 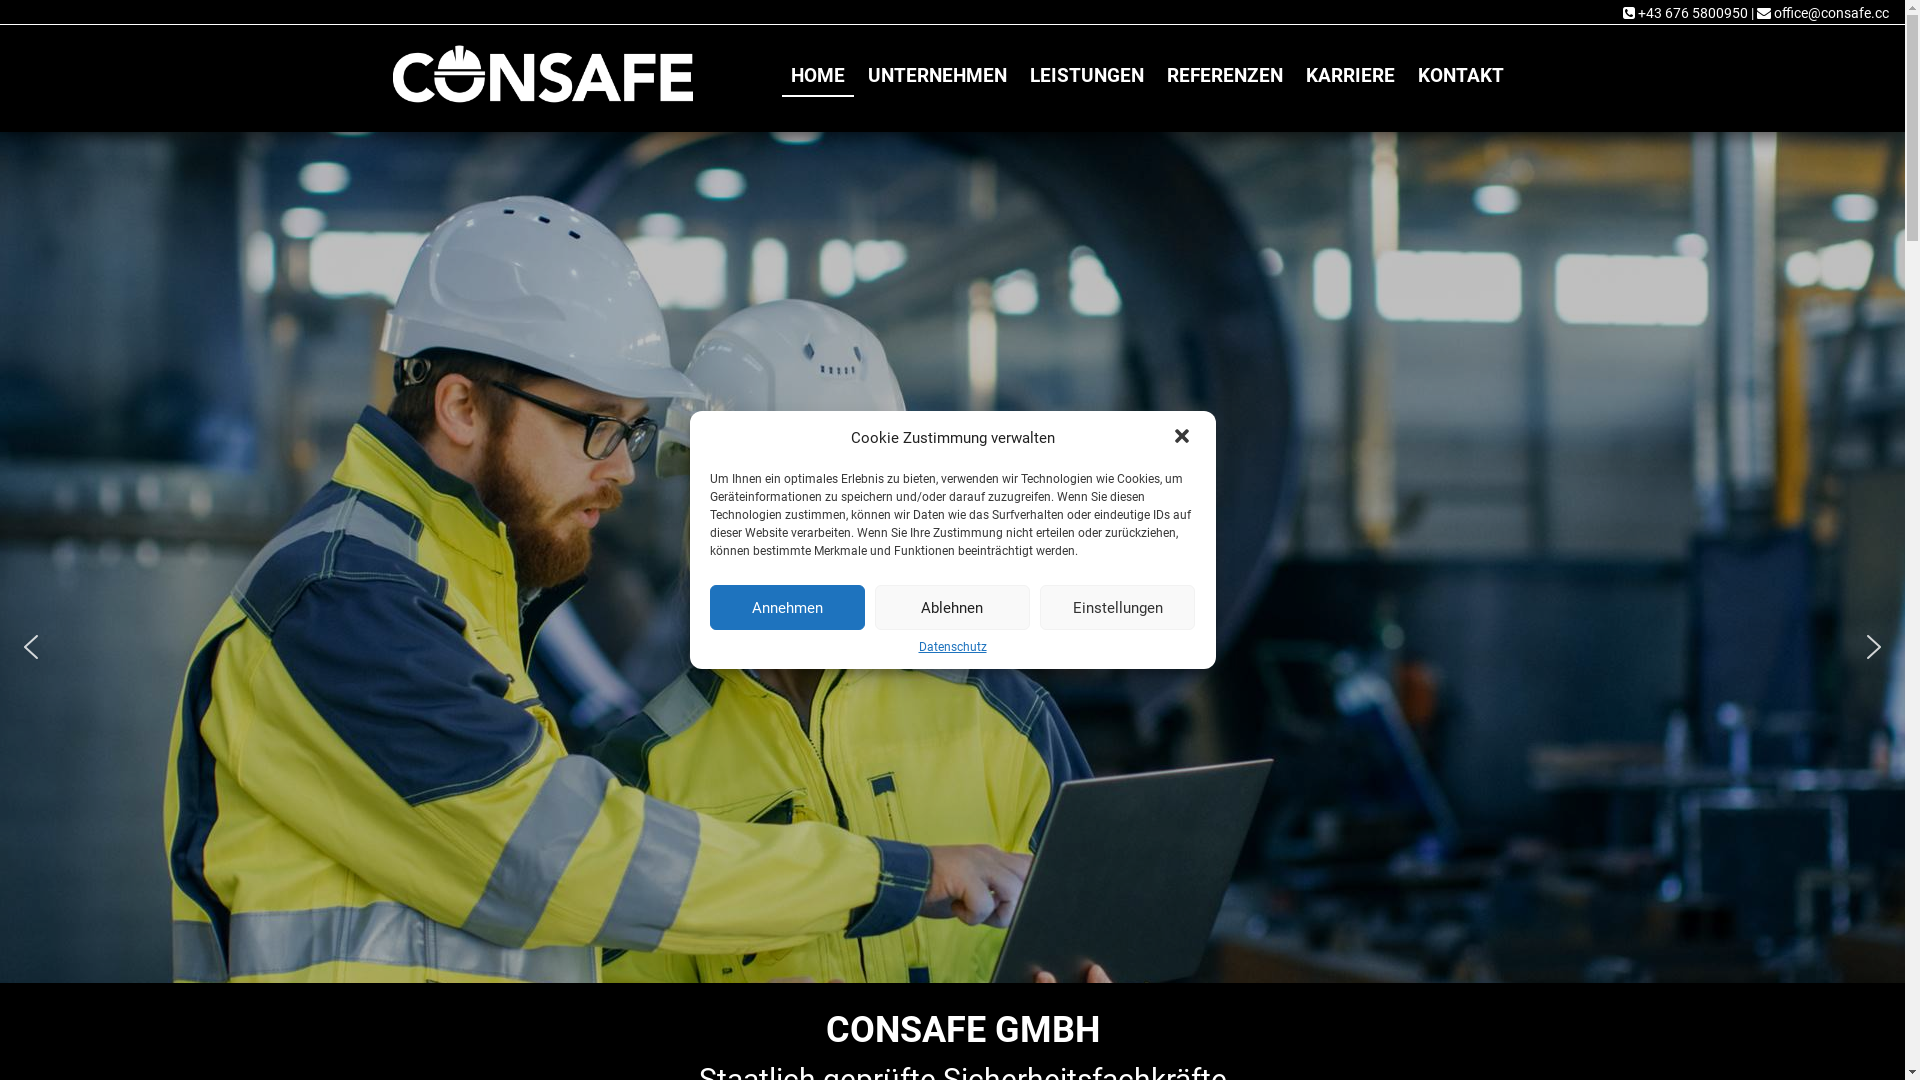 I want to click on 'KONTAKT', so click(x=1459, y=74).